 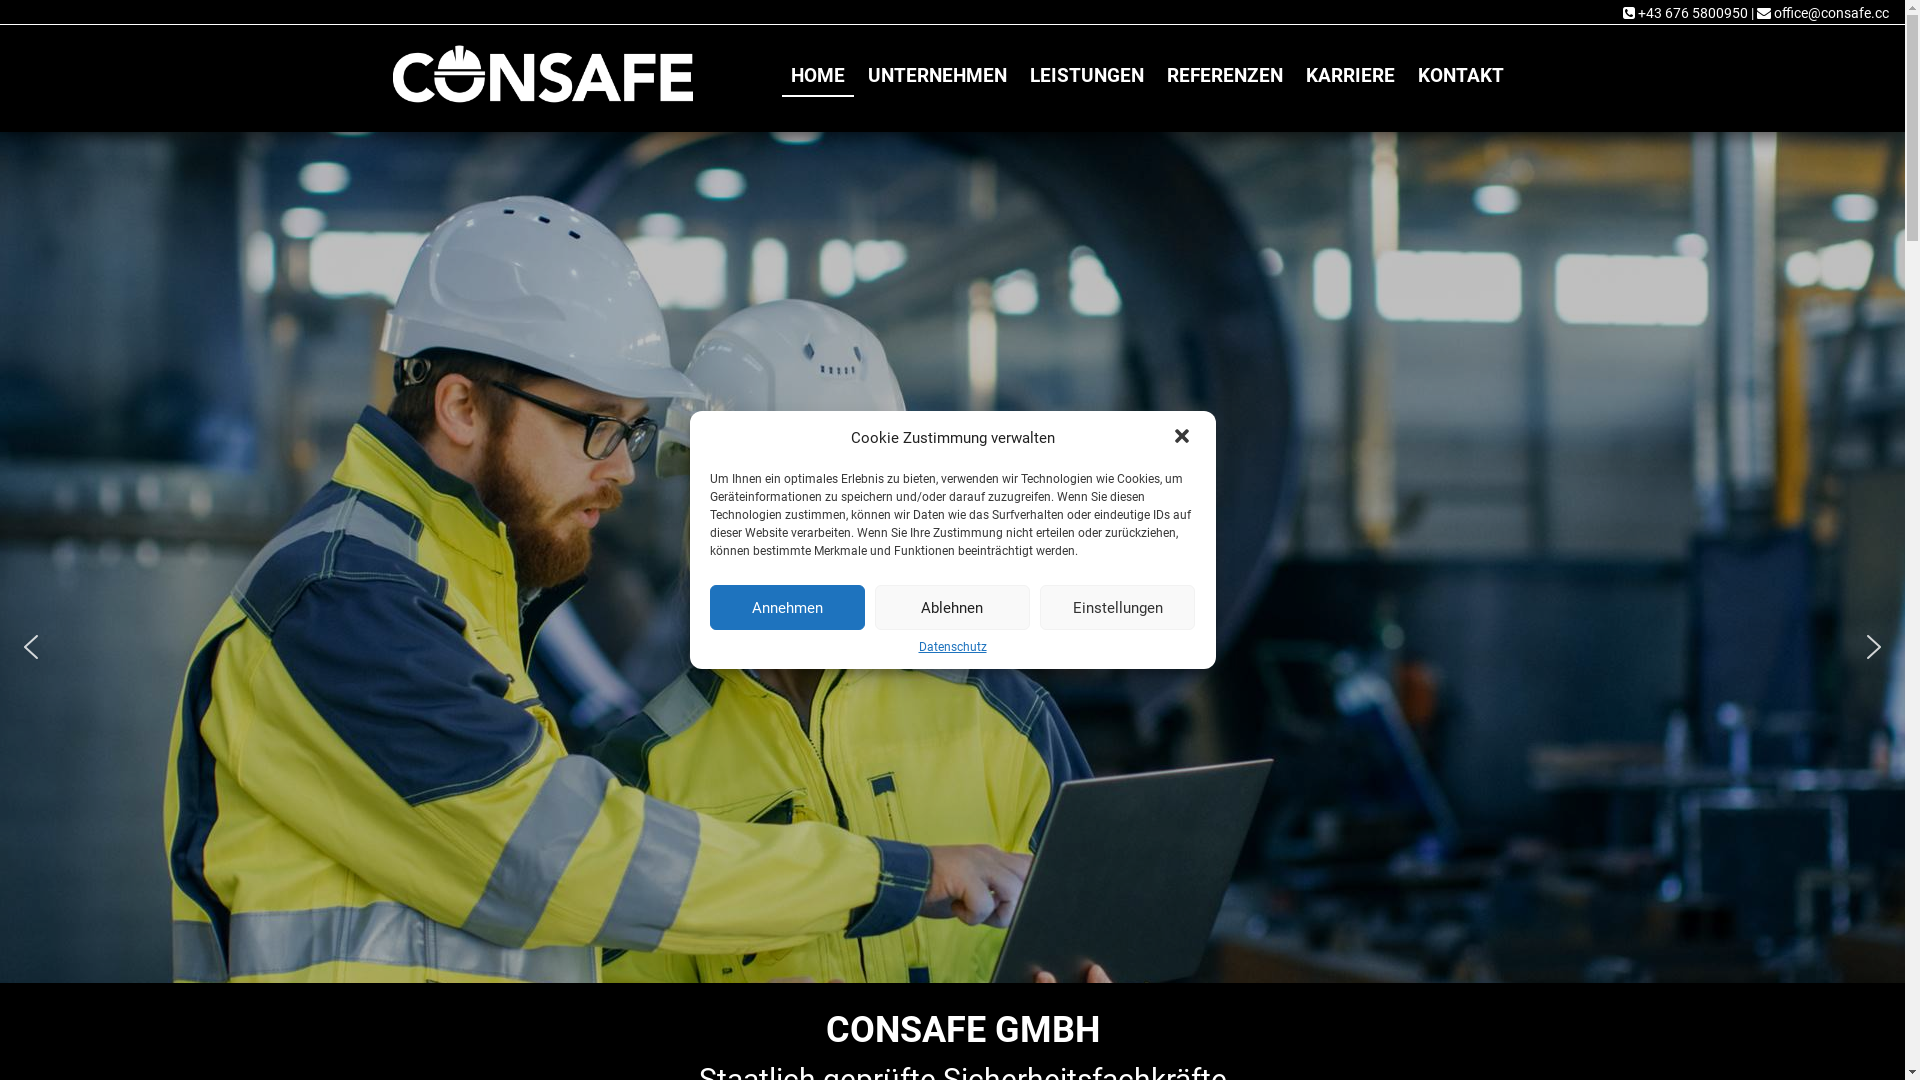 I want to click on 'KONTAKT', so click(x=1459, y=74).